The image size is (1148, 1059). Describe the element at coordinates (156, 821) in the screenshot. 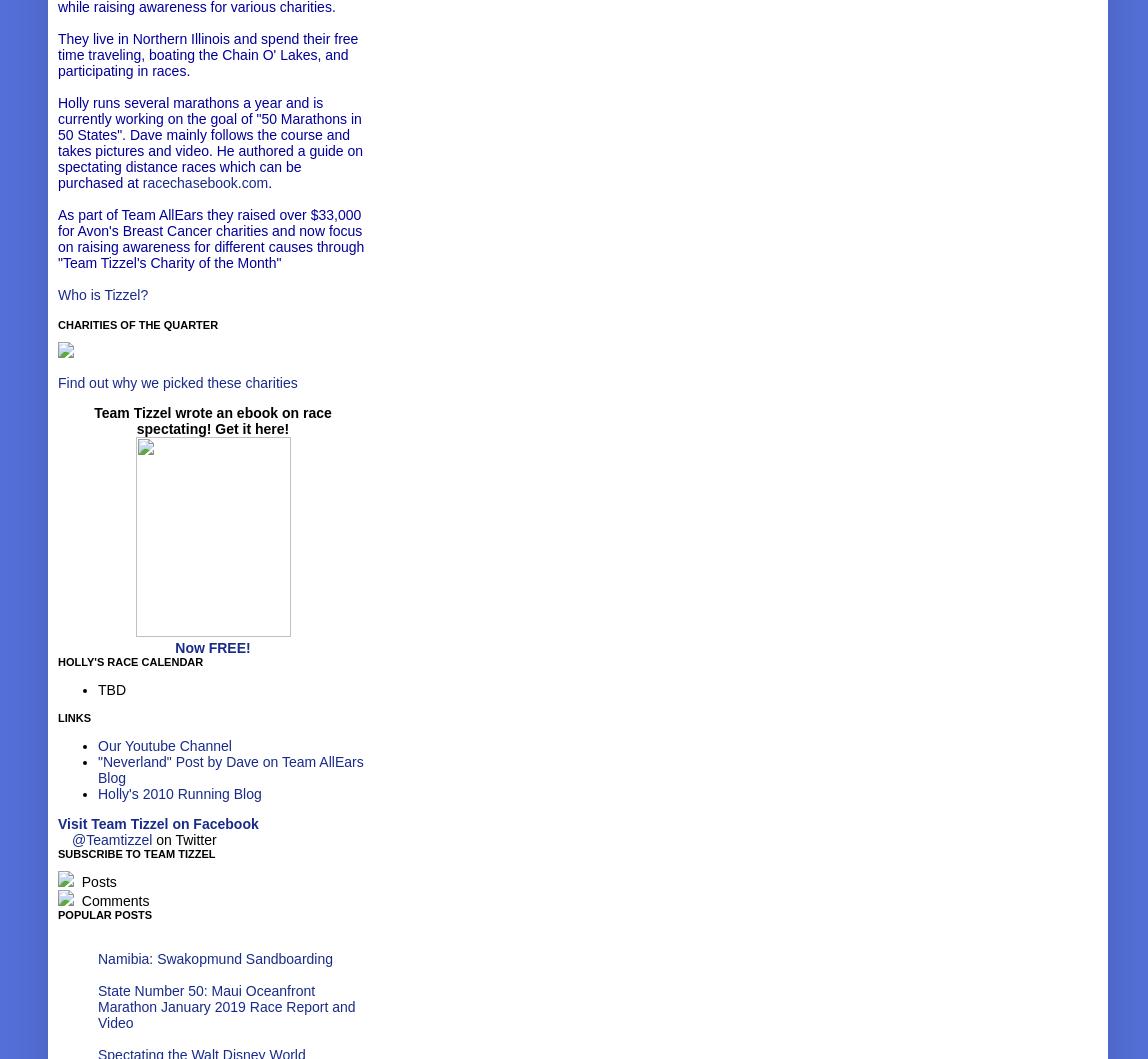

I see `'Visit Team Tizzel on Facebook'` at that location.